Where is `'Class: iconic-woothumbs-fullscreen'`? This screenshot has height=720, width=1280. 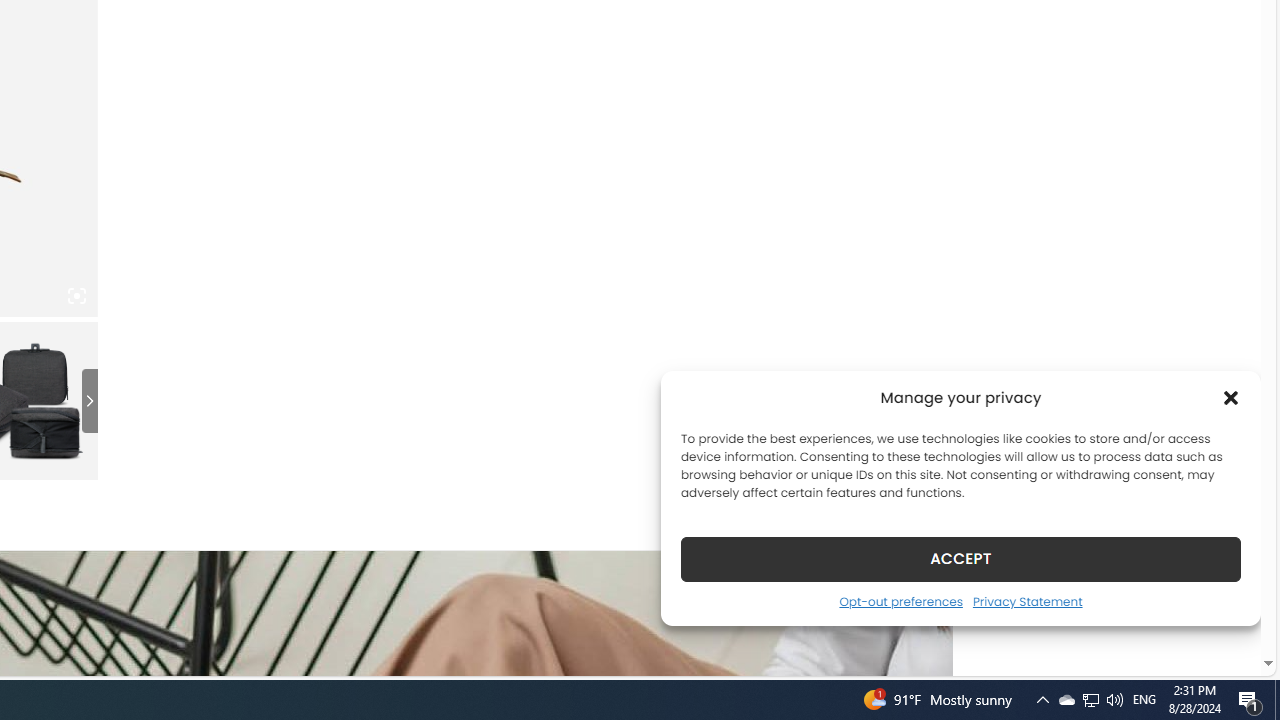
'Class: iconic-woothumbs-fullscreen' is located at coordinates (76, 296).